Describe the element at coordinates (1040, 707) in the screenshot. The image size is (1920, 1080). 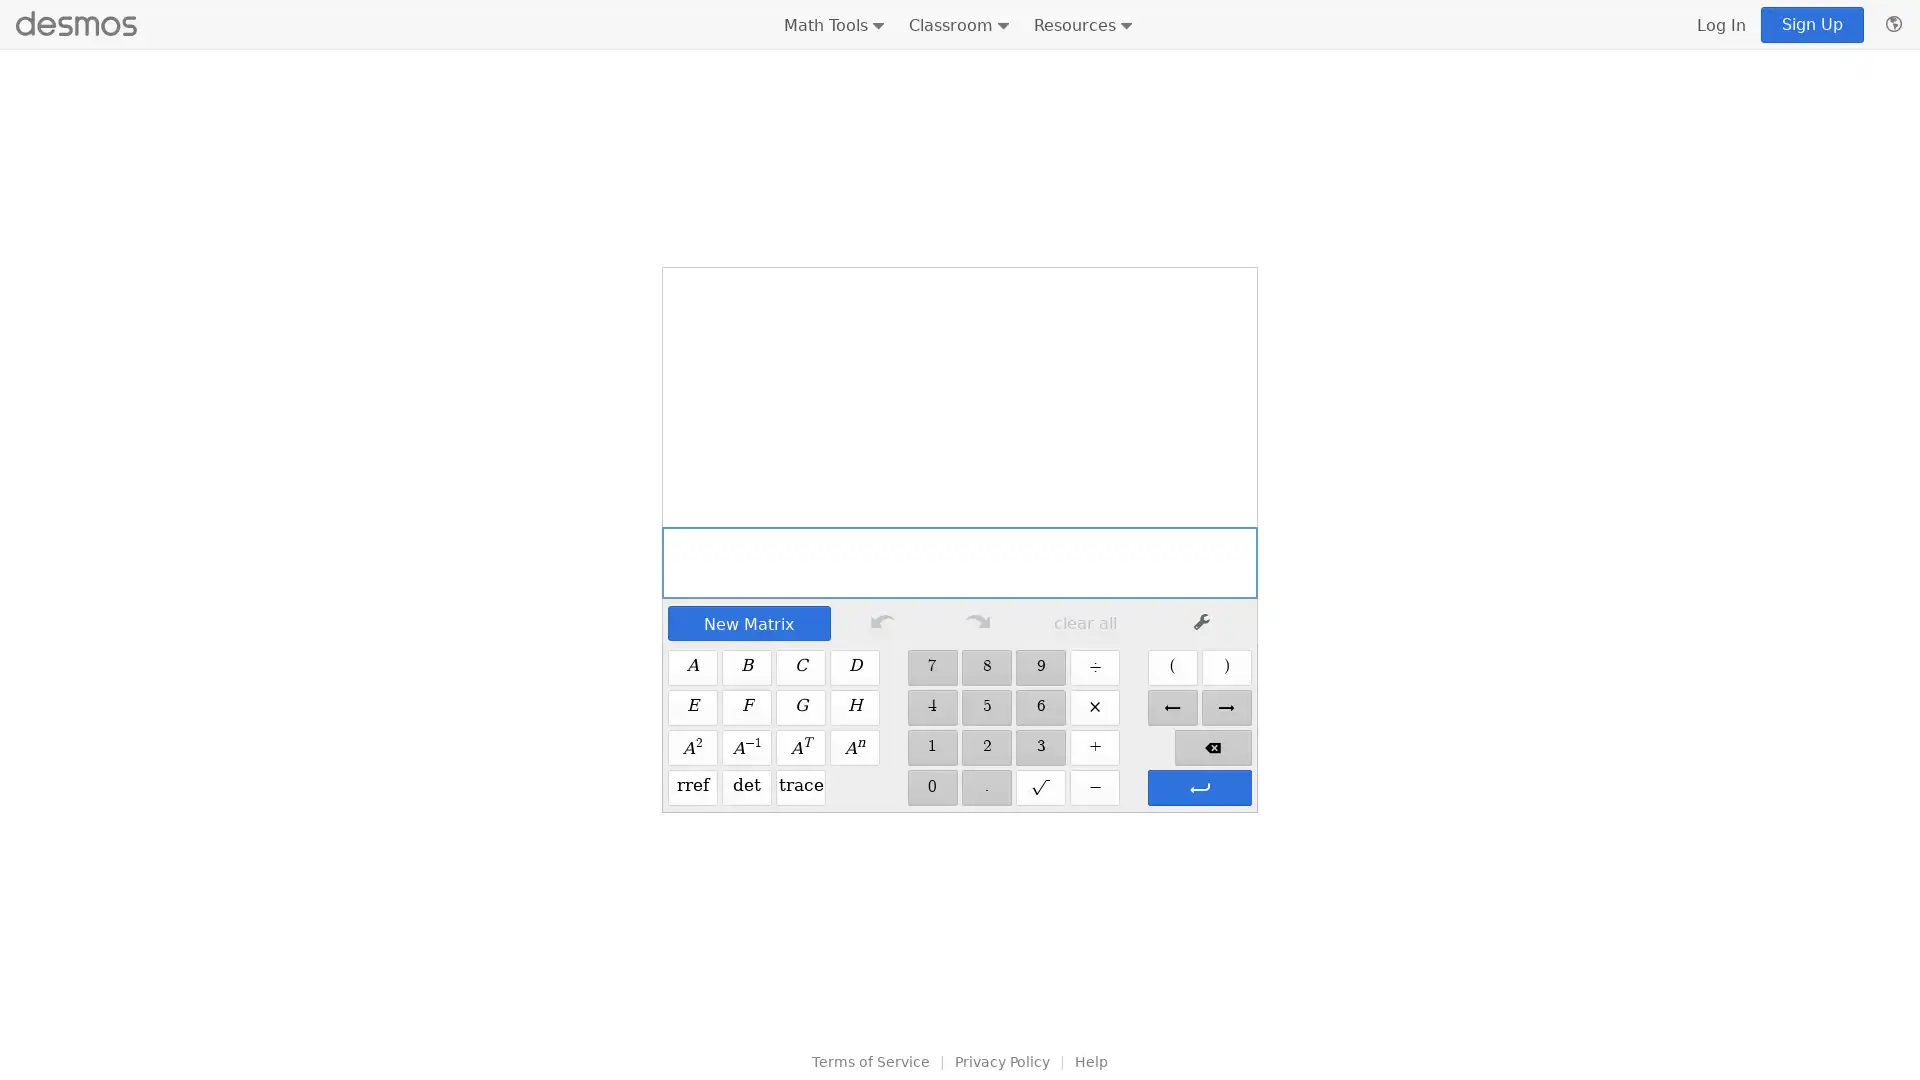
I see `6` at that location.